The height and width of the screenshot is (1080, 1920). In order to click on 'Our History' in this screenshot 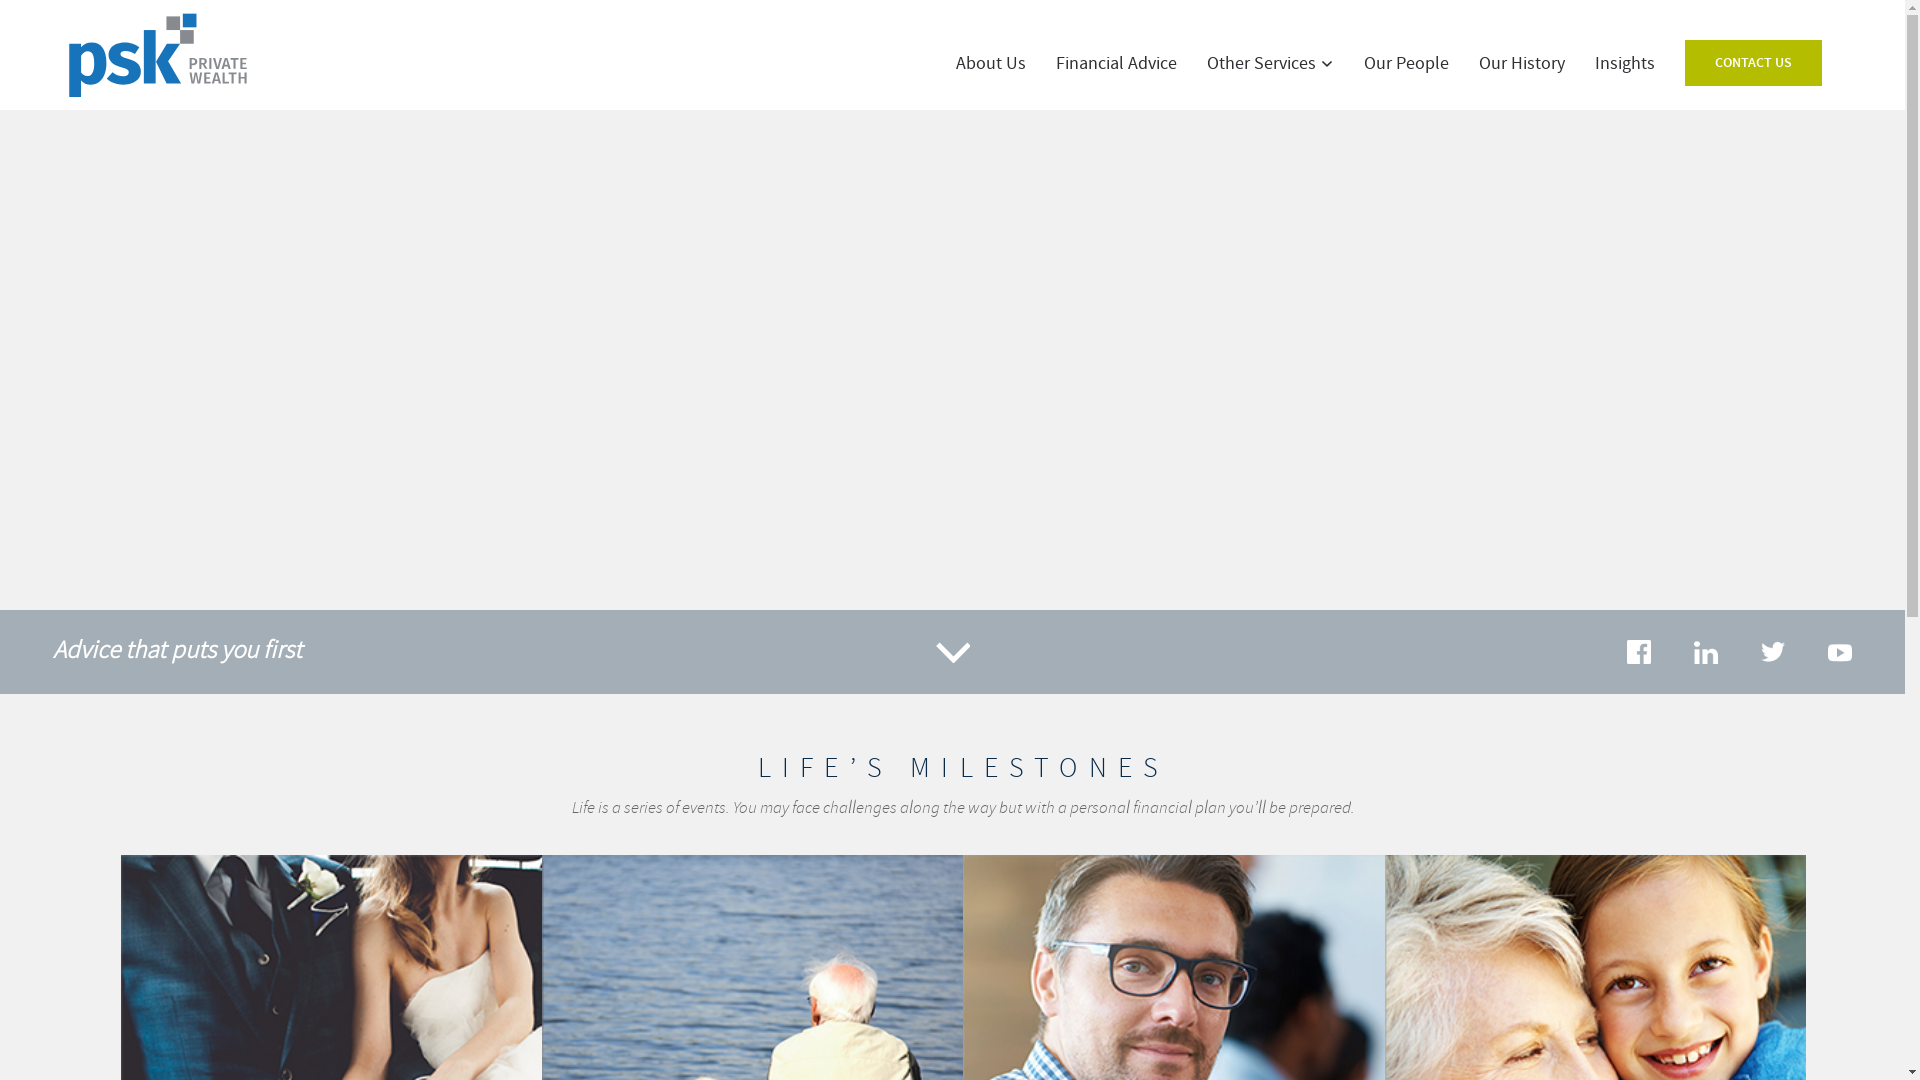, I will do `click(1520, 63)`.